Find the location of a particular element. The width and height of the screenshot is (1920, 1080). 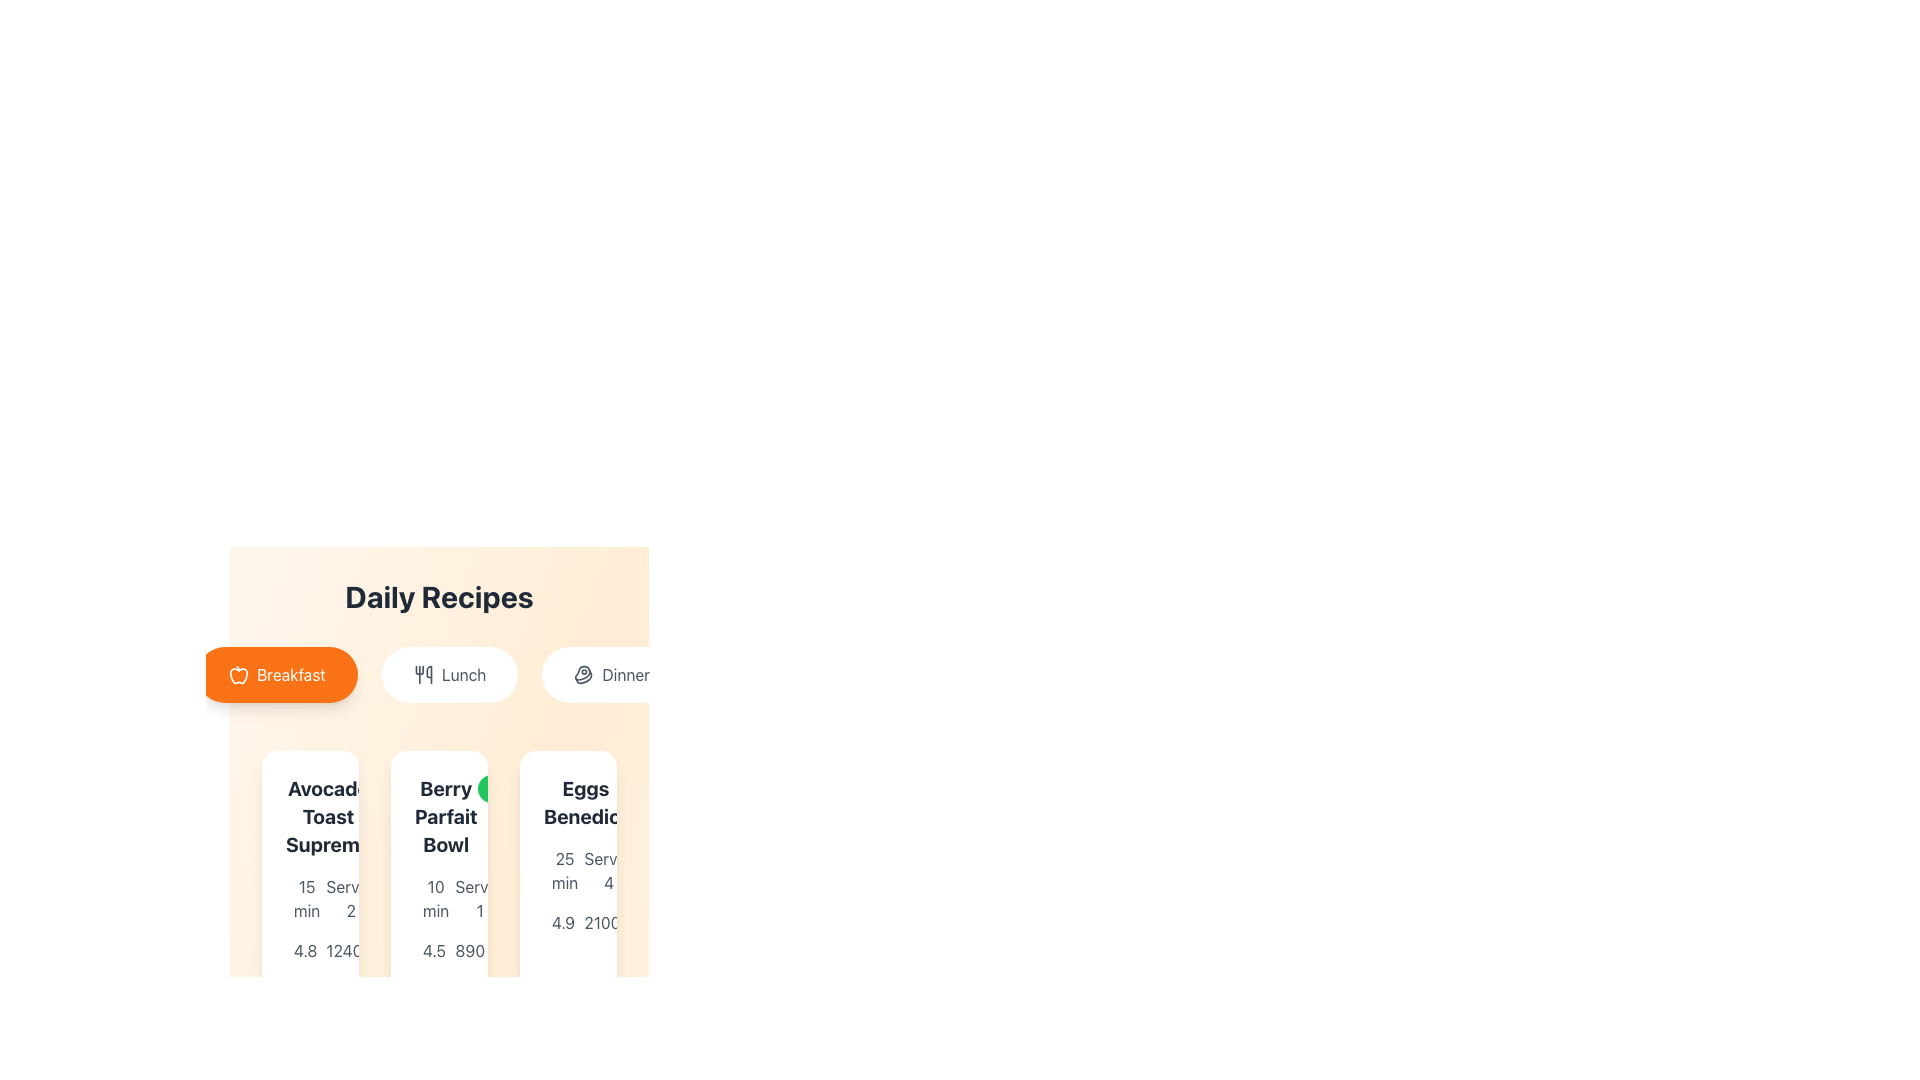

the text label displaying '10 min' located in the 'Berry Parfait Bowl' recipe card, which is below the title and aligns with an orange clock icon is located at coordinates (435, 897).